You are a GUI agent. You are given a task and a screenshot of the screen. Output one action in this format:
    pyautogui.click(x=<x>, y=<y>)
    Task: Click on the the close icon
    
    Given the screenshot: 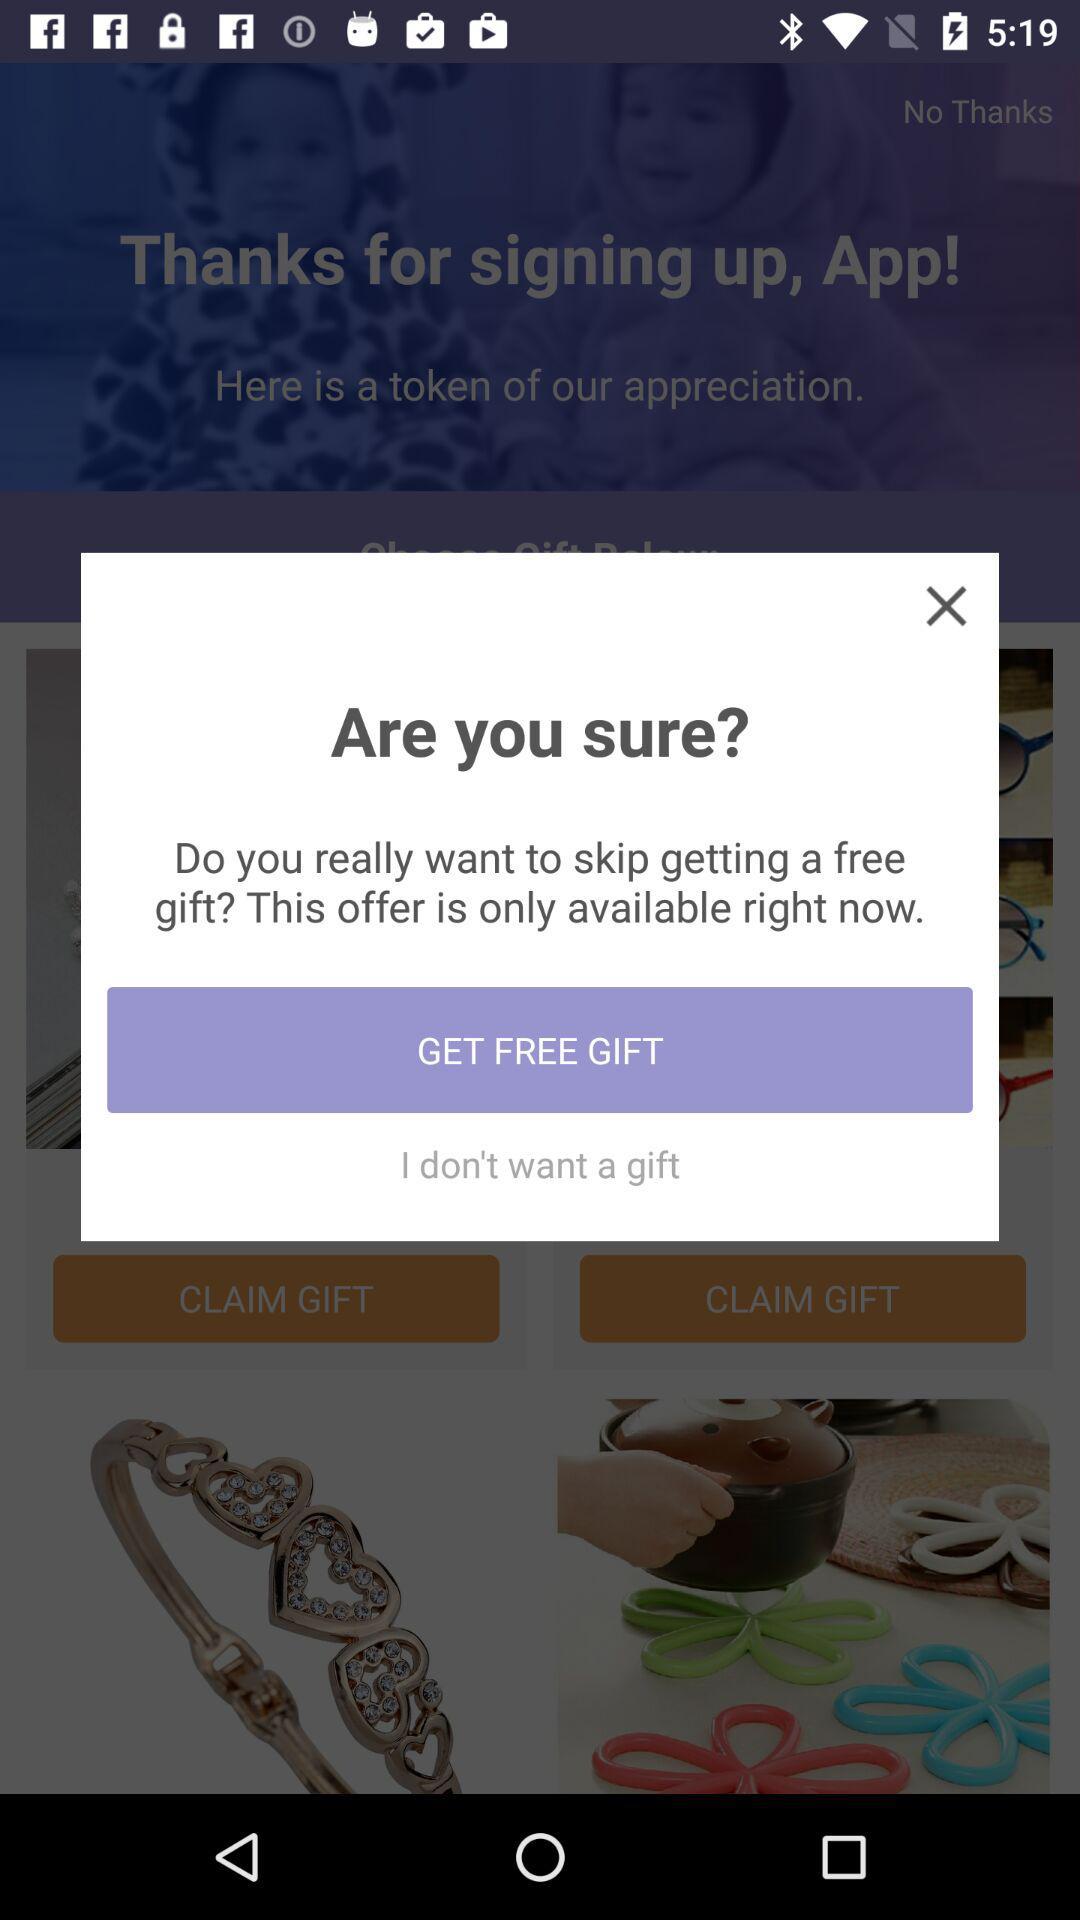 What is the action you would take?
    pyautogui.click(x=945, y=604)
    